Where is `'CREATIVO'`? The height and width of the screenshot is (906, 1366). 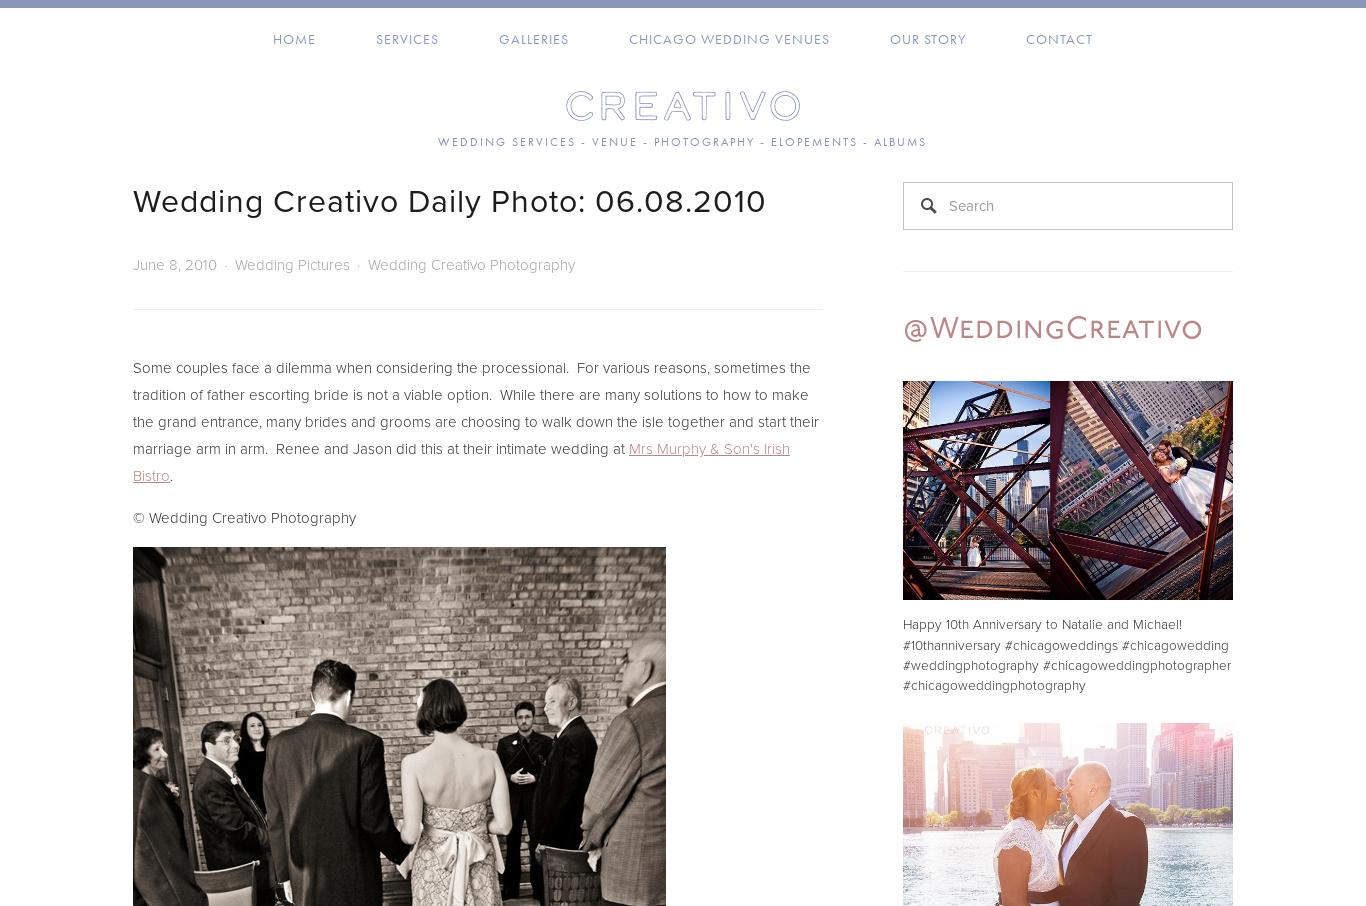 'CREATIVO' is located at coordinates (683, 104).